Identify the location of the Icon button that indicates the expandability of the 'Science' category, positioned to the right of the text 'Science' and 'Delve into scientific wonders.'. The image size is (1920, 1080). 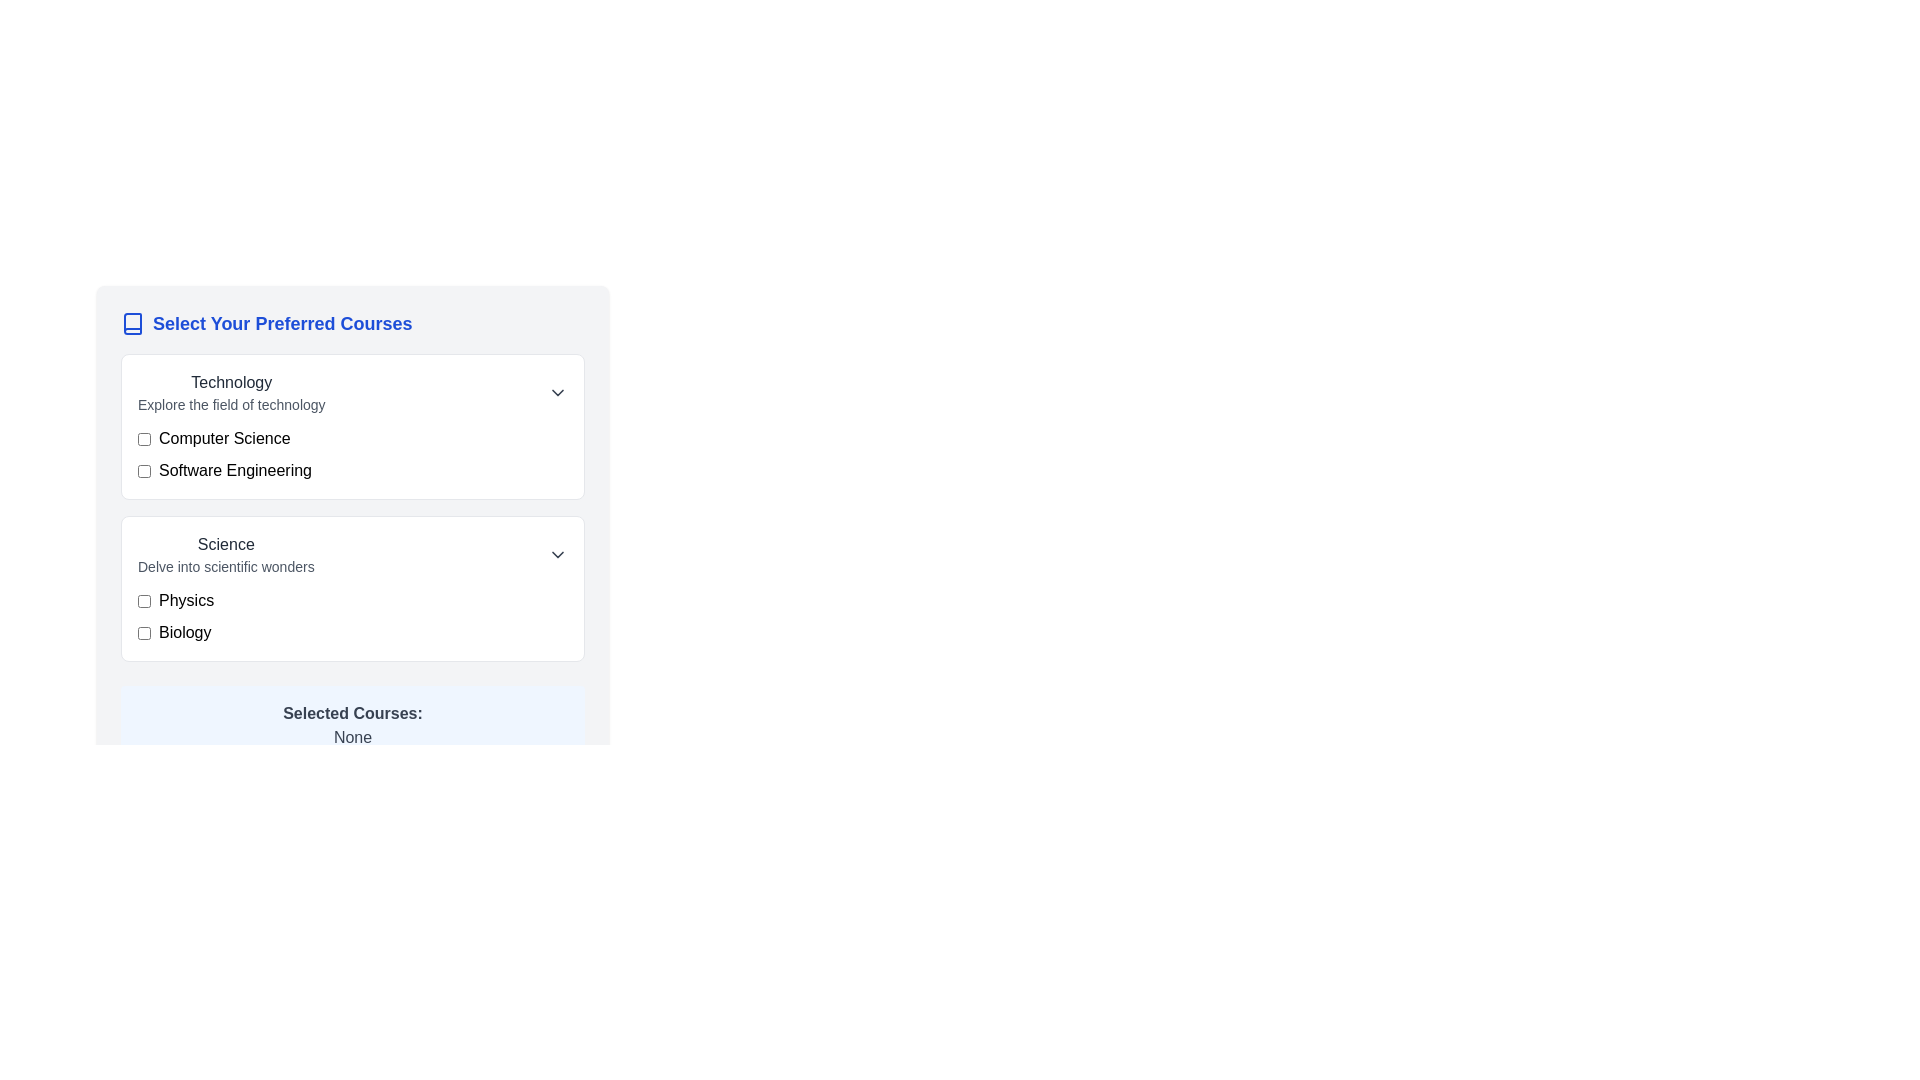
(557, 555).